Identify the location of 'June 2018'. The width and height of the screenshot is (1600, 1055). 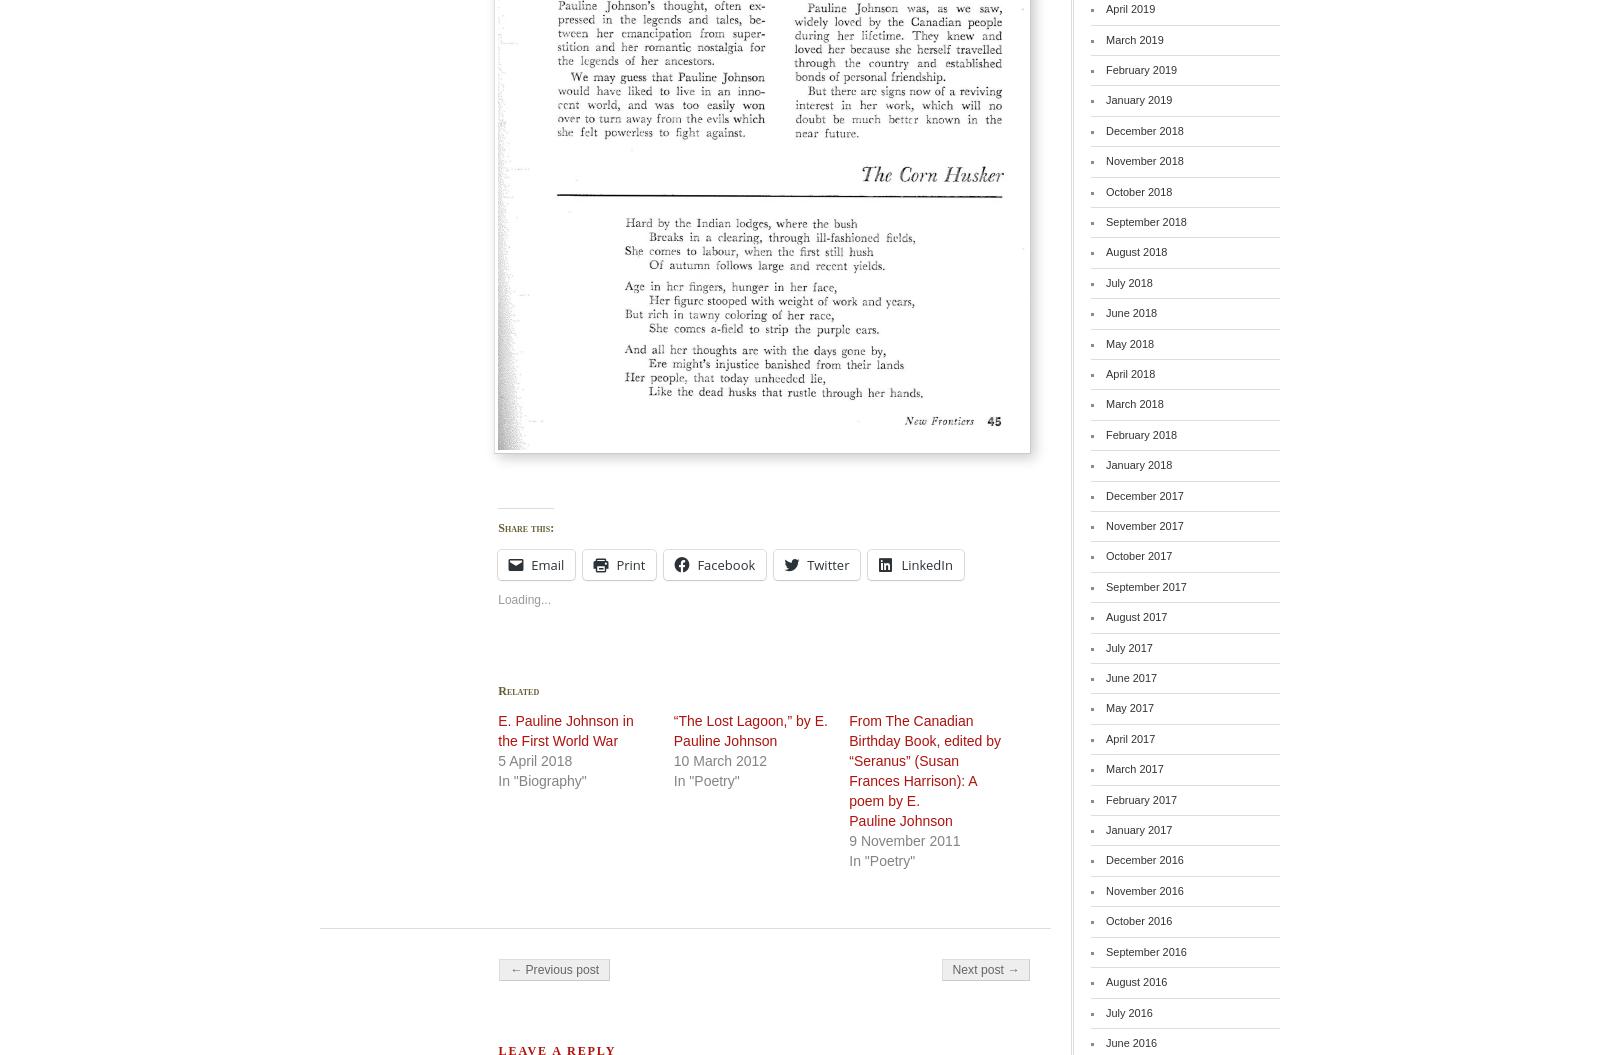
(1131, 312).